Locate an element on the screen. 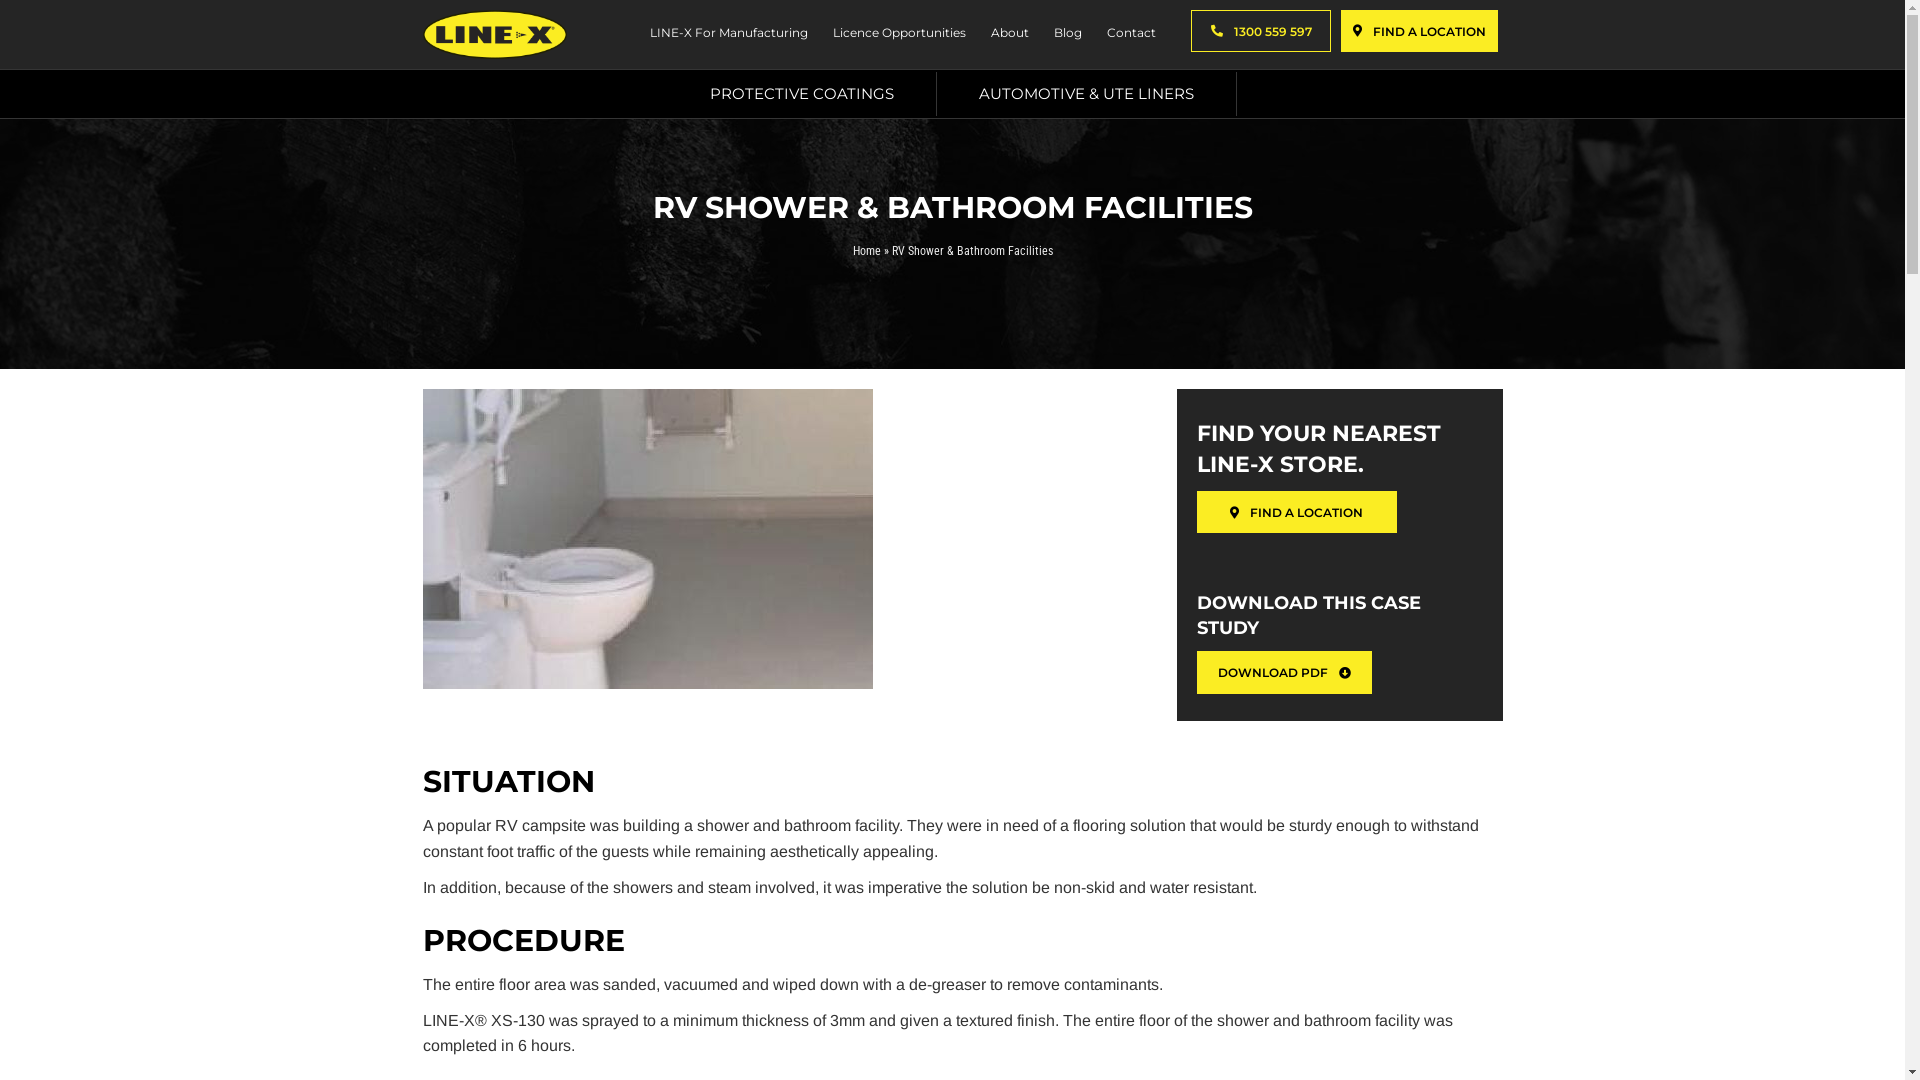 This screenshot has height=1080, width=1920. 'Contact' is located at coordinates (1128, 34).